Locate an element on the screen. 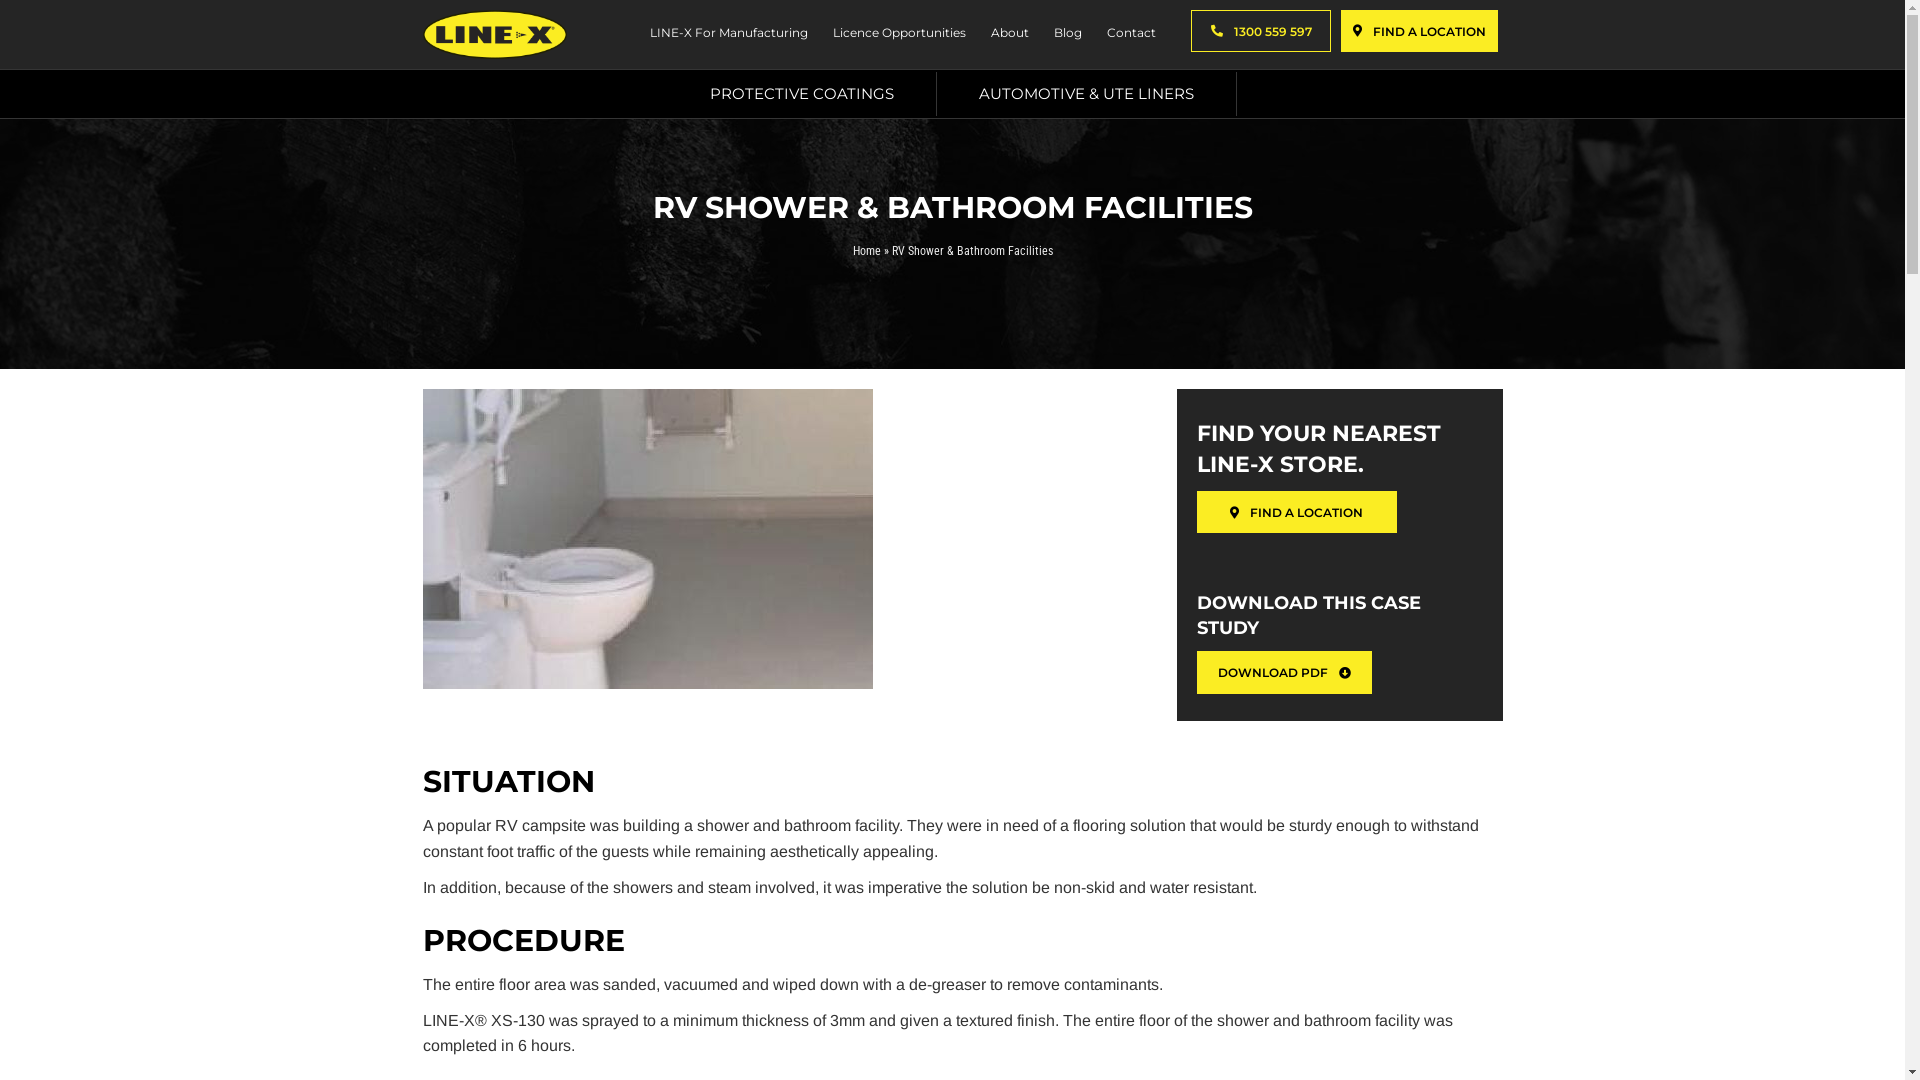 This screenshot has height=1080, width=1920. 'Contact' is located at coordinates (1128, 34).